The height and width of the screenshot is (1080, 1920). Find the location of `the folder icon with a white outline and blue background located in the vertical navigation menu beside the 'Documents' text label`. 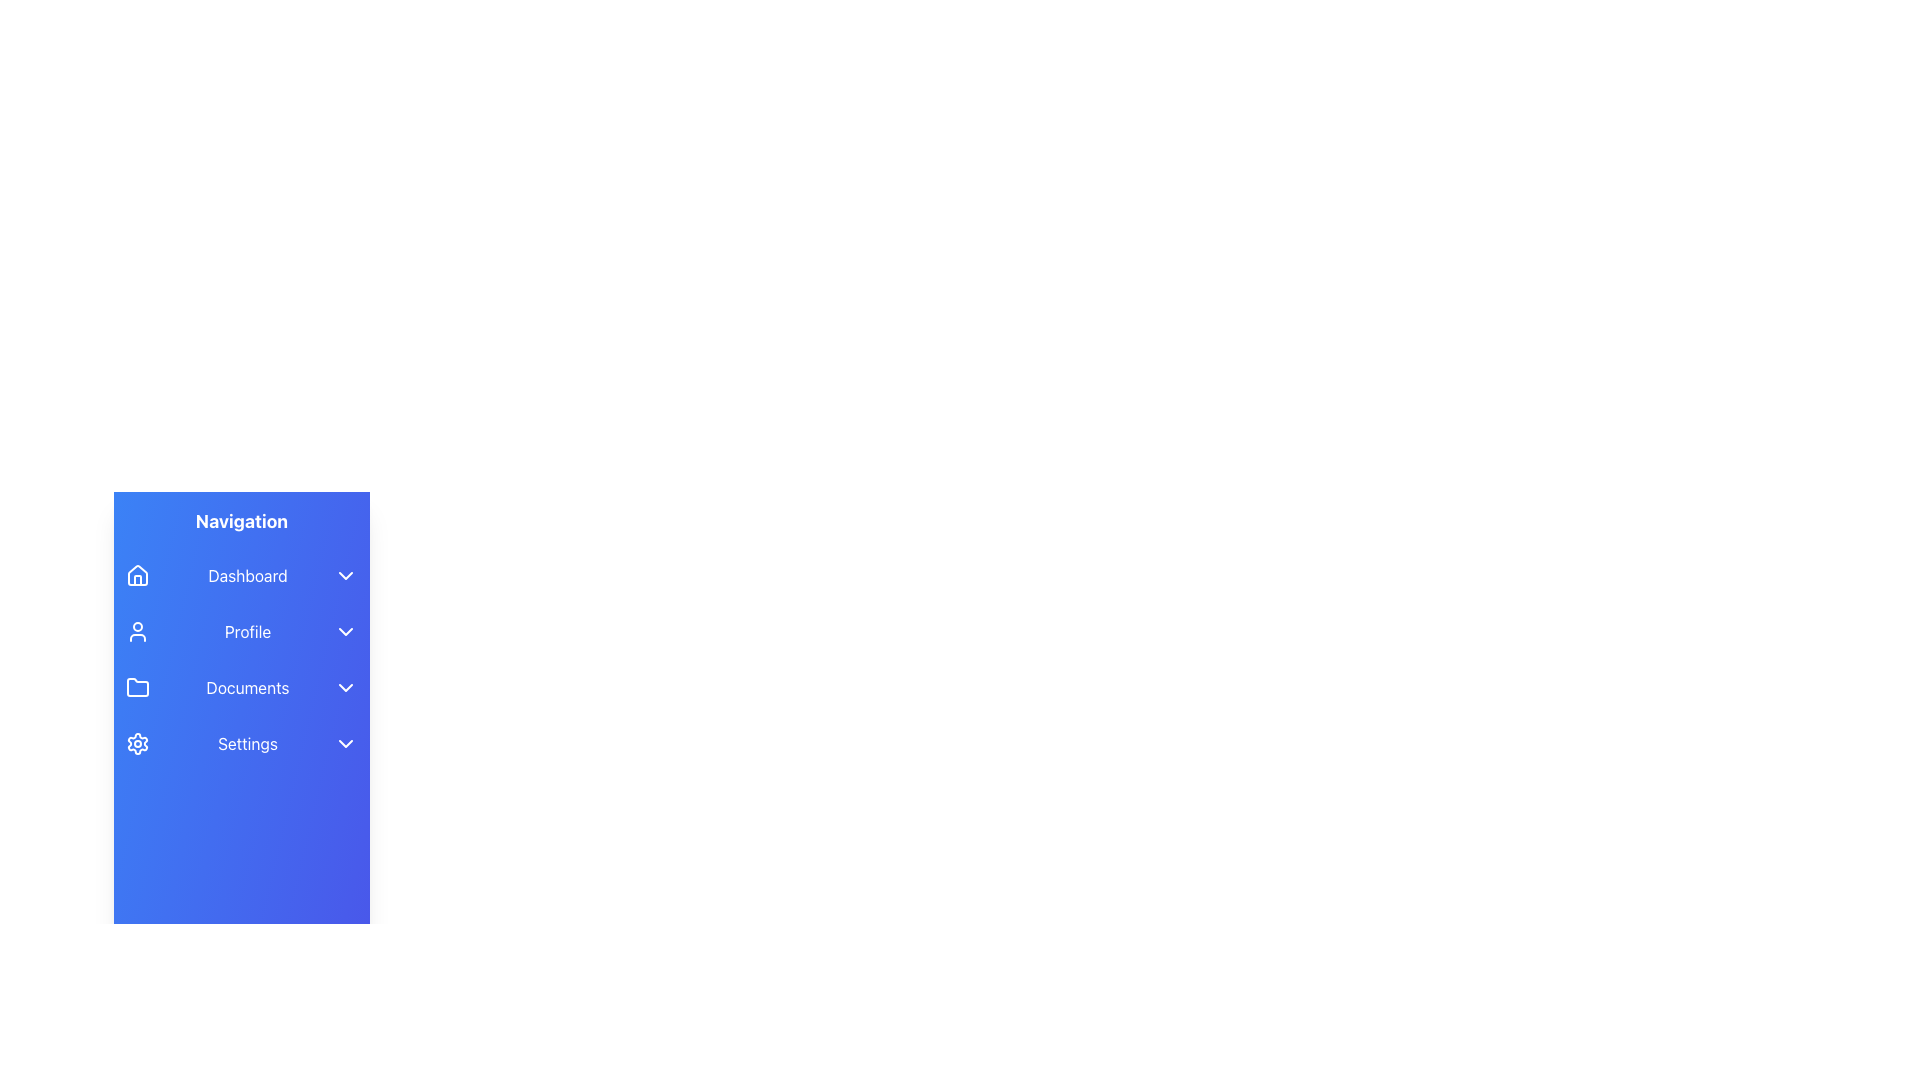

the folder icon with a white outline and blue background located in the vertical navigation menu beside the 'Documents' text label is located at coordinates (137, 686).